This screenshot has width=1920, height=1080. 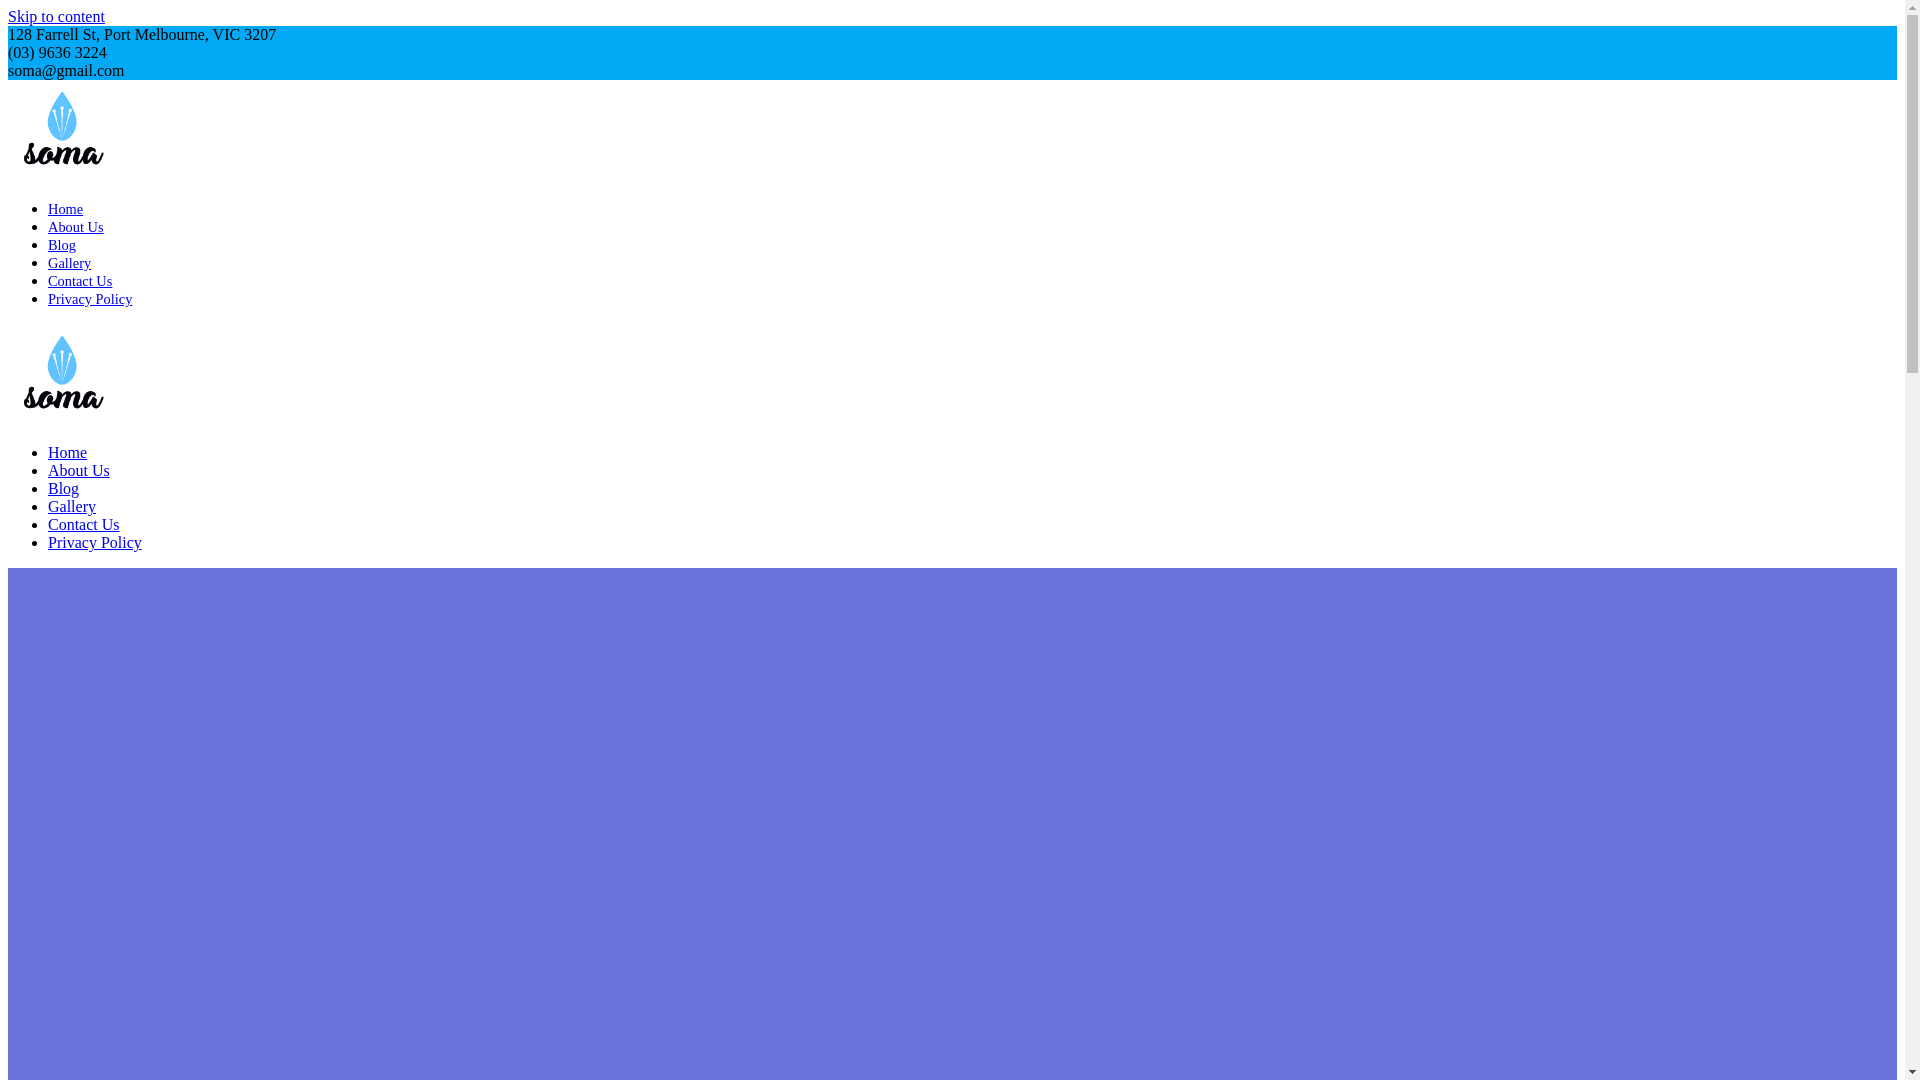 What do you see at coordinates (62, 244) in the screenshot?
I see `'Blog'` at bounding box center [62, 244].